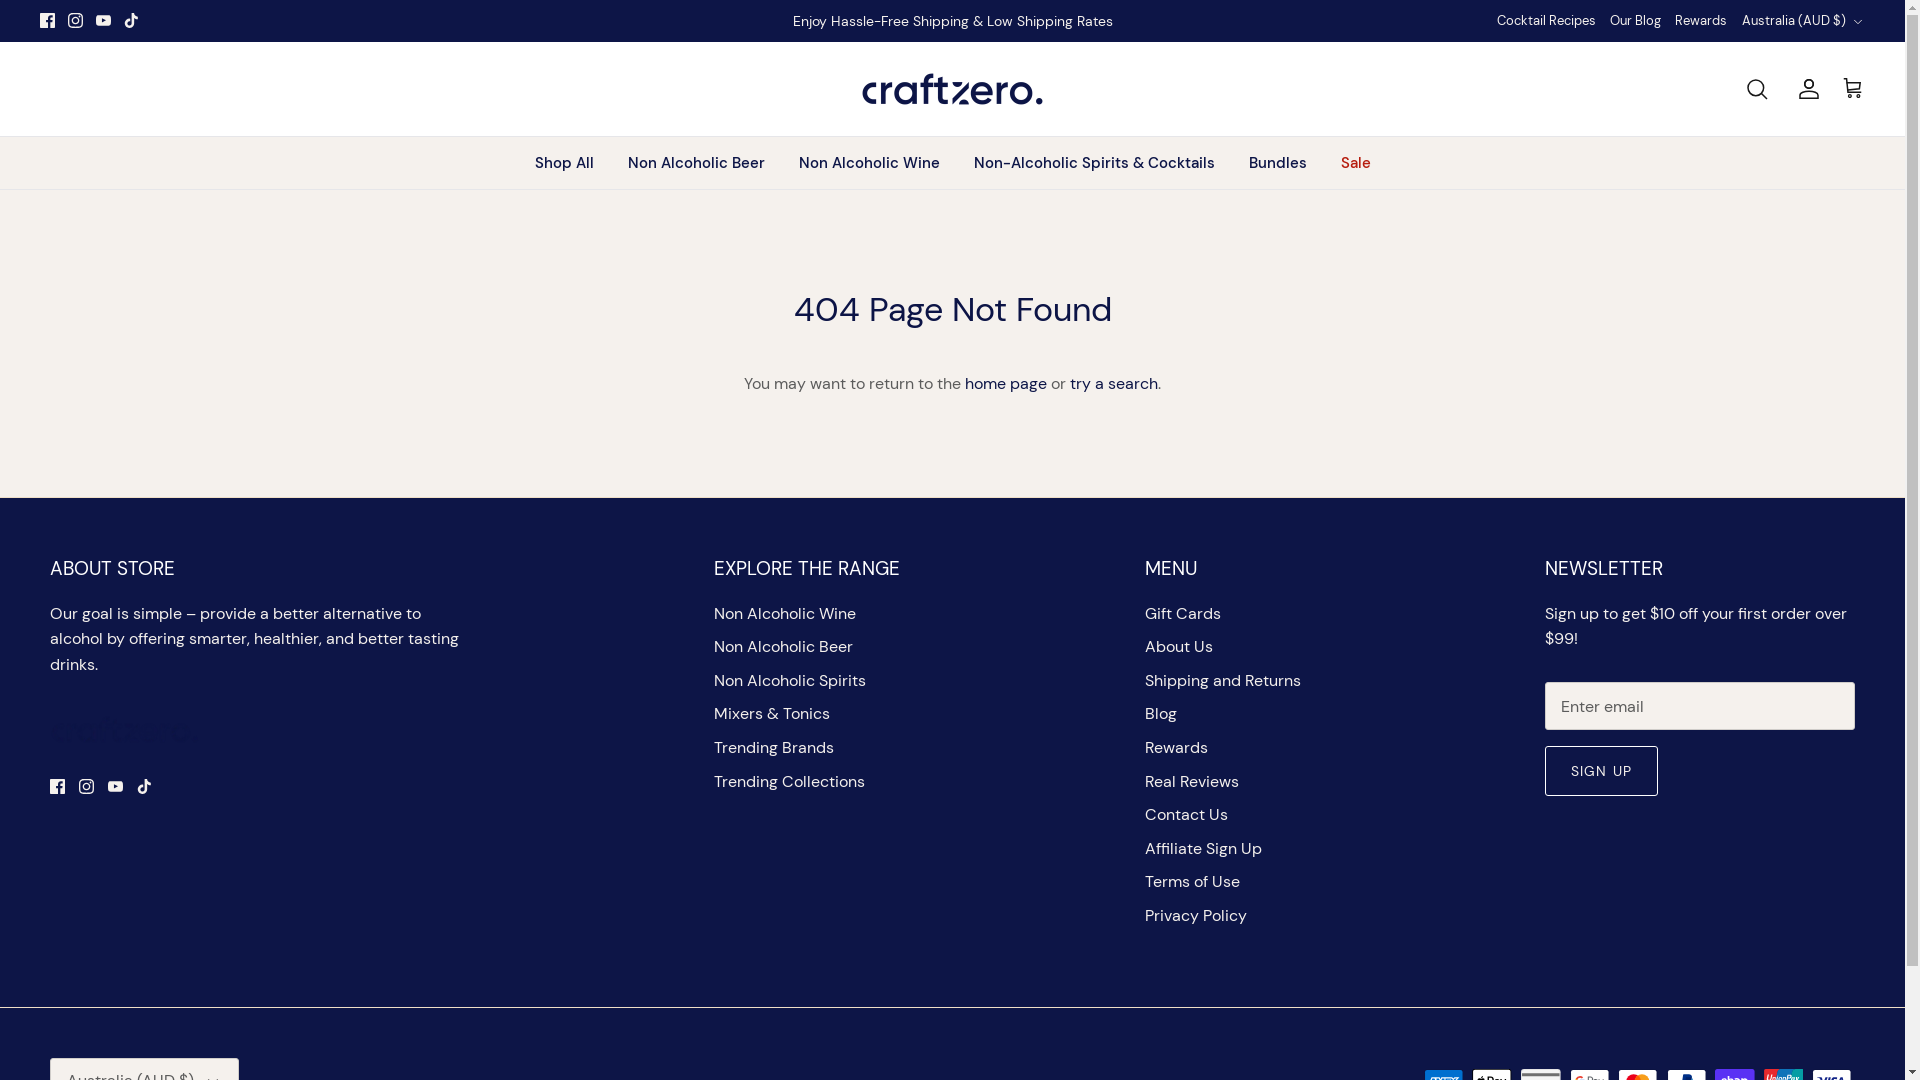 The height and width of the screenshot is (1080, 1920). What do you see at coordinates (1182, 612) in the screenshot?
I see `'Gift Cards'` at bounding box center [1182, 612].